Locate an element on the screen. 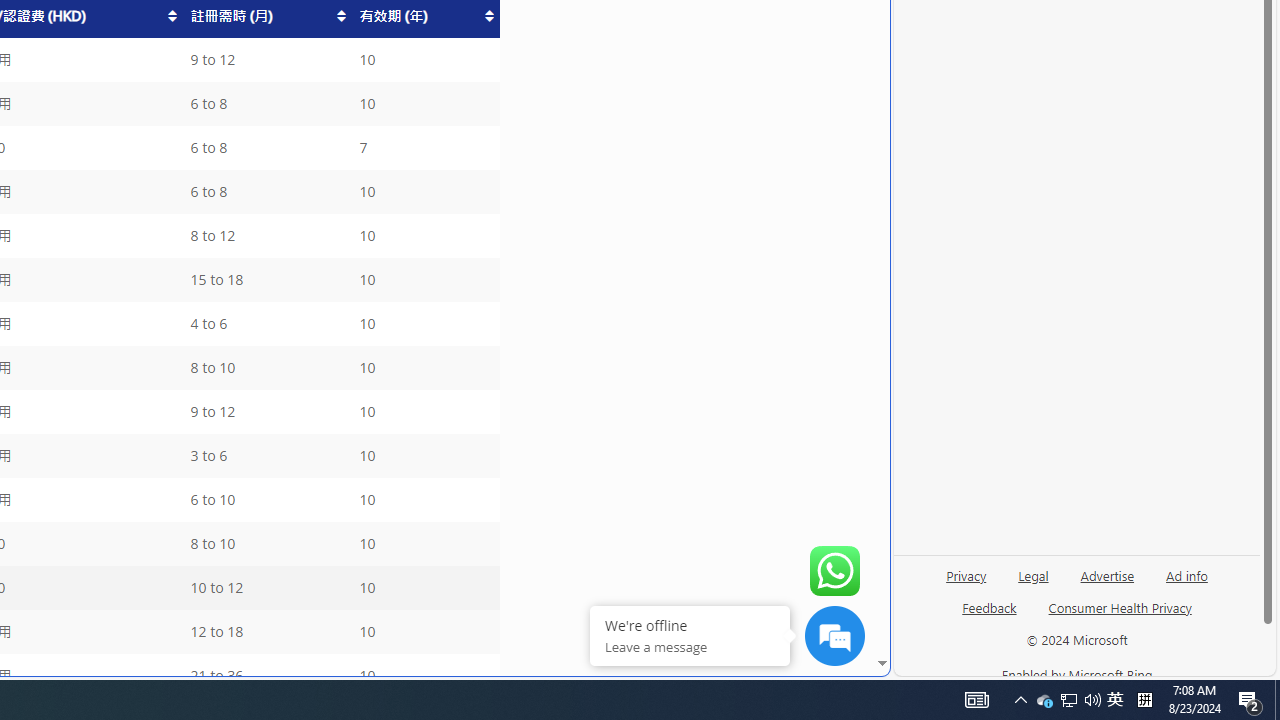 The height and width of the screenshot is (720, 1280). '21 to 36' is located at coordinates (265, 675).